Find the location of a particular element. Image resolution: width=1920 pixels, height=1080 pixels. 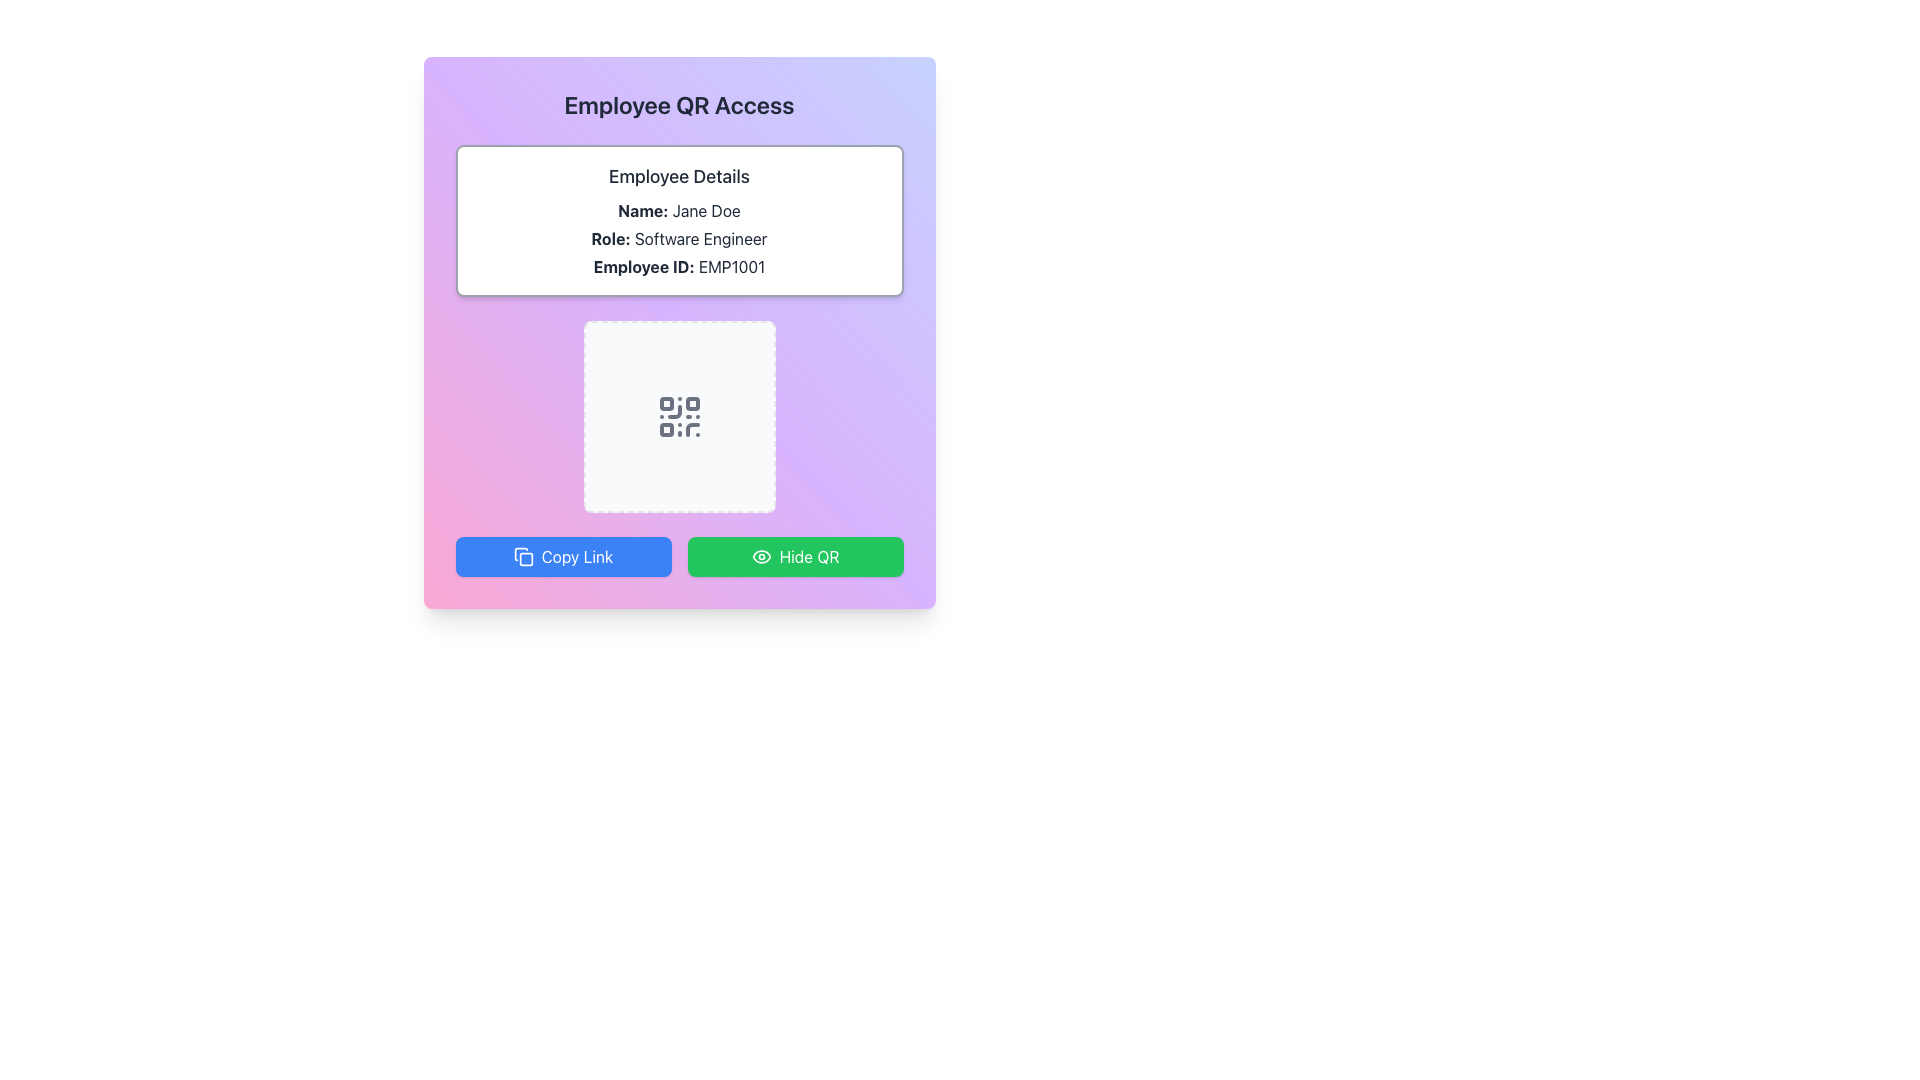

the curved line segment within the QR code representation of the 'Employee QR Access' card is located at coordinates (674, 411).